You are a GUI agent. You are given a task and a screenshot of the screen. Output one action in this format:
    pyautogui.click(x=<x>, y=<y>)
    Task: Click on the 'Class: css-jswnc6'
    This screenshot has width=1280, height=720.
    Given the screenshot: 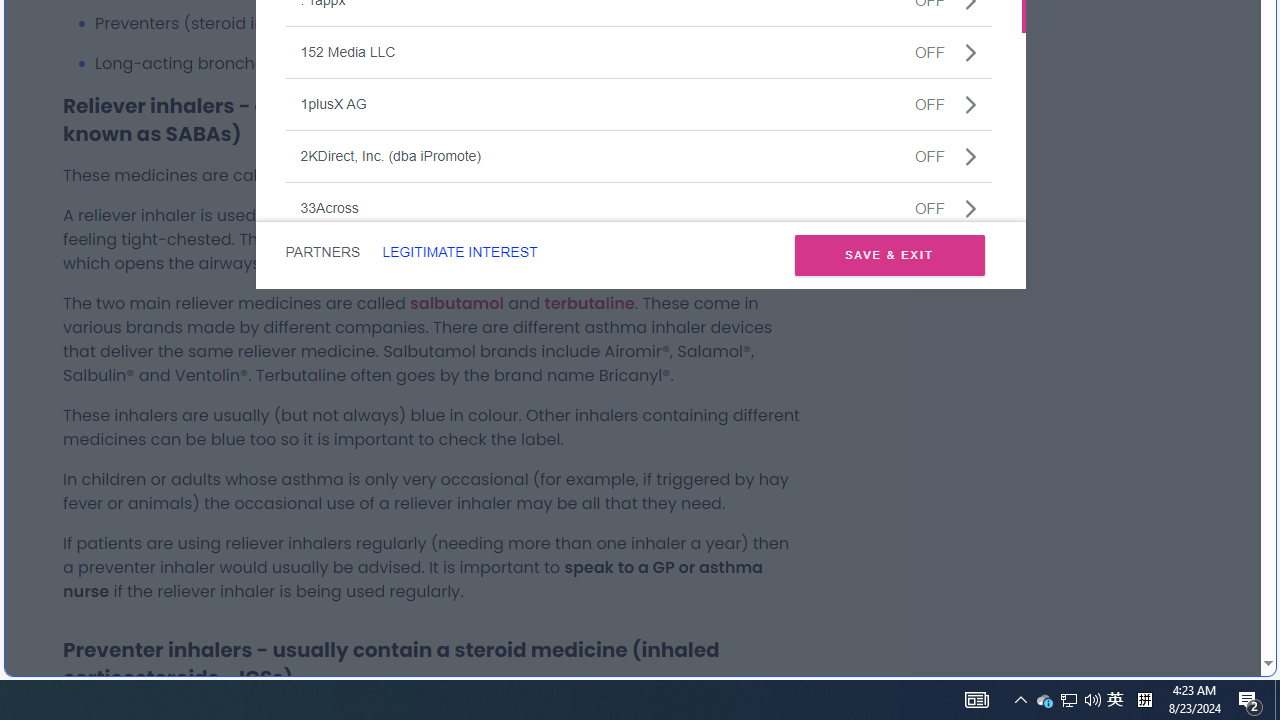 What is the action you would take?
    pyautogui.click(x=970, y=208)
    